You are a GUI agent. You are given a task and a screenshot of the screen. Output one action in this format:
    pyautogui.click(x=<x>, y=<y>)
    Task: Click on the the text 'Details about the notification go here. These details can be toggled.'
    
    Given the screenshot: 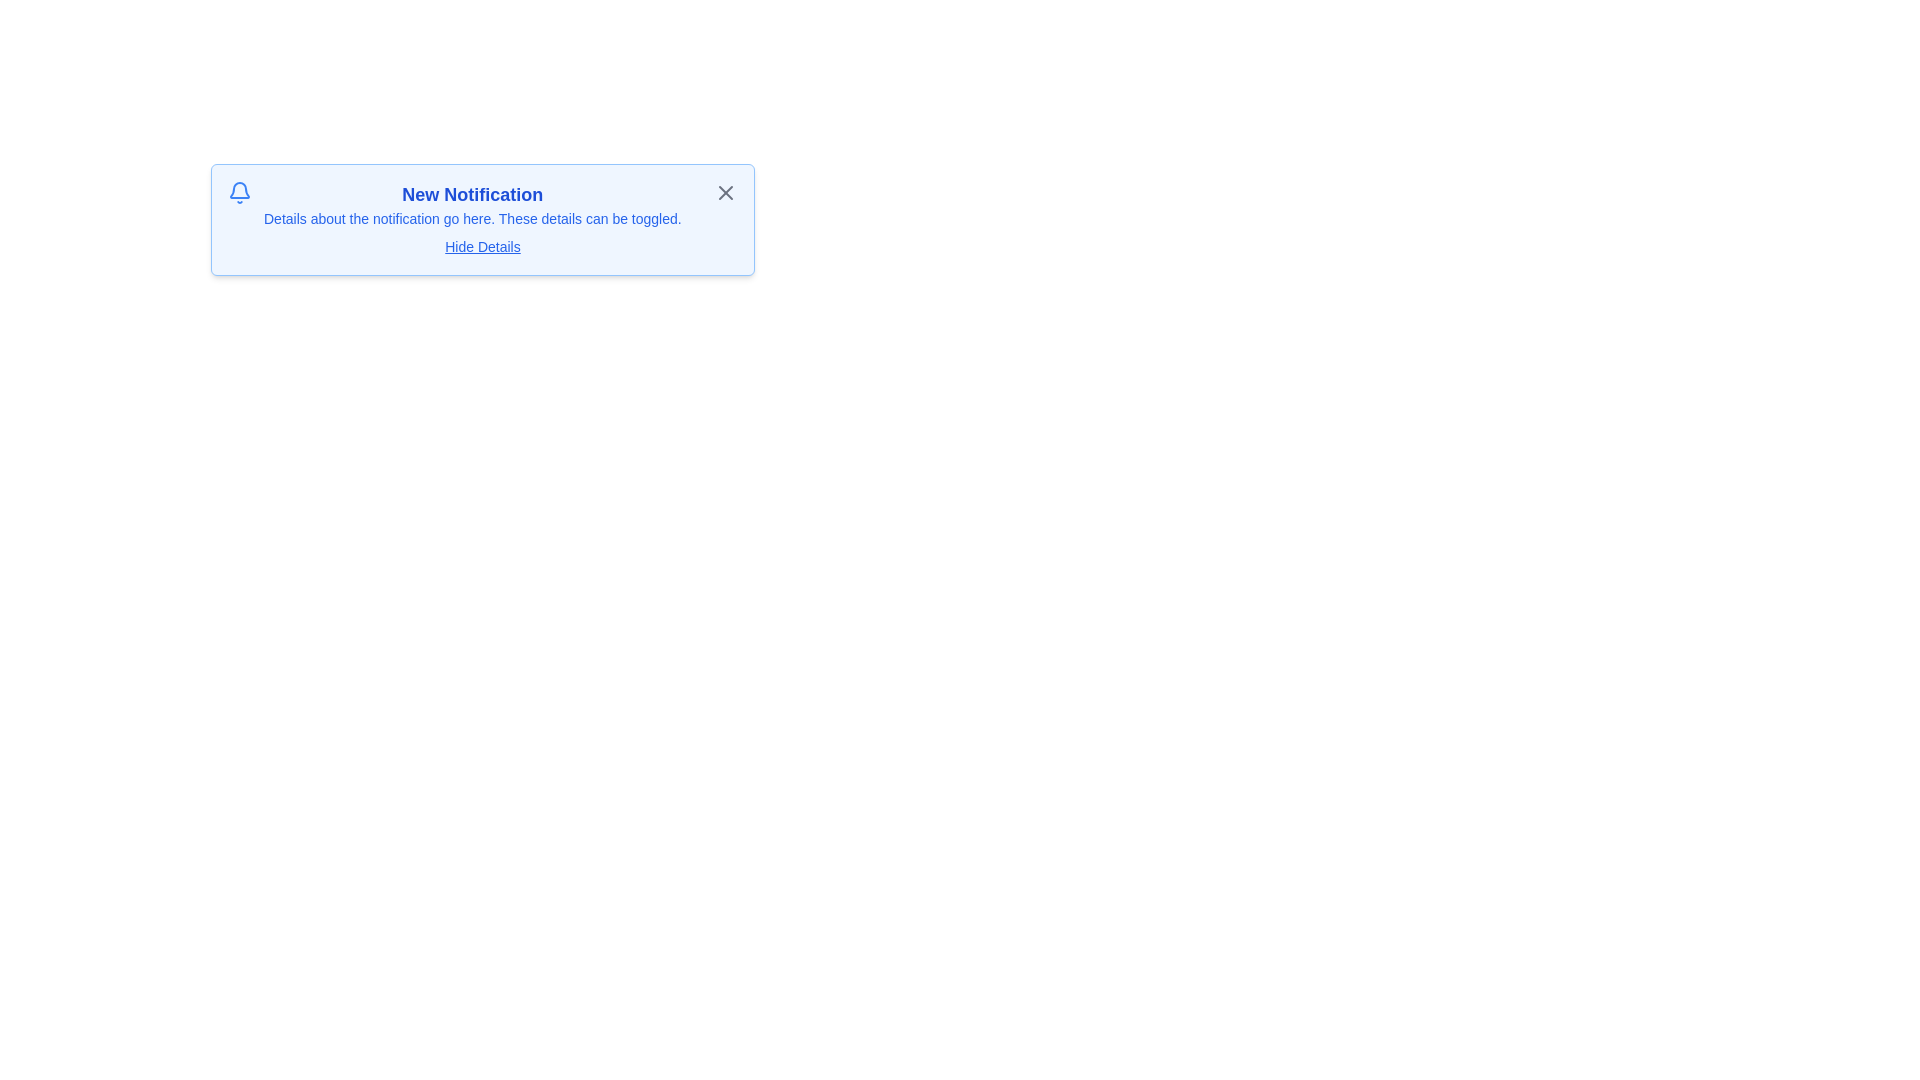 What is the action you would take?
    pyautogui.click(x=470, y=219)
    